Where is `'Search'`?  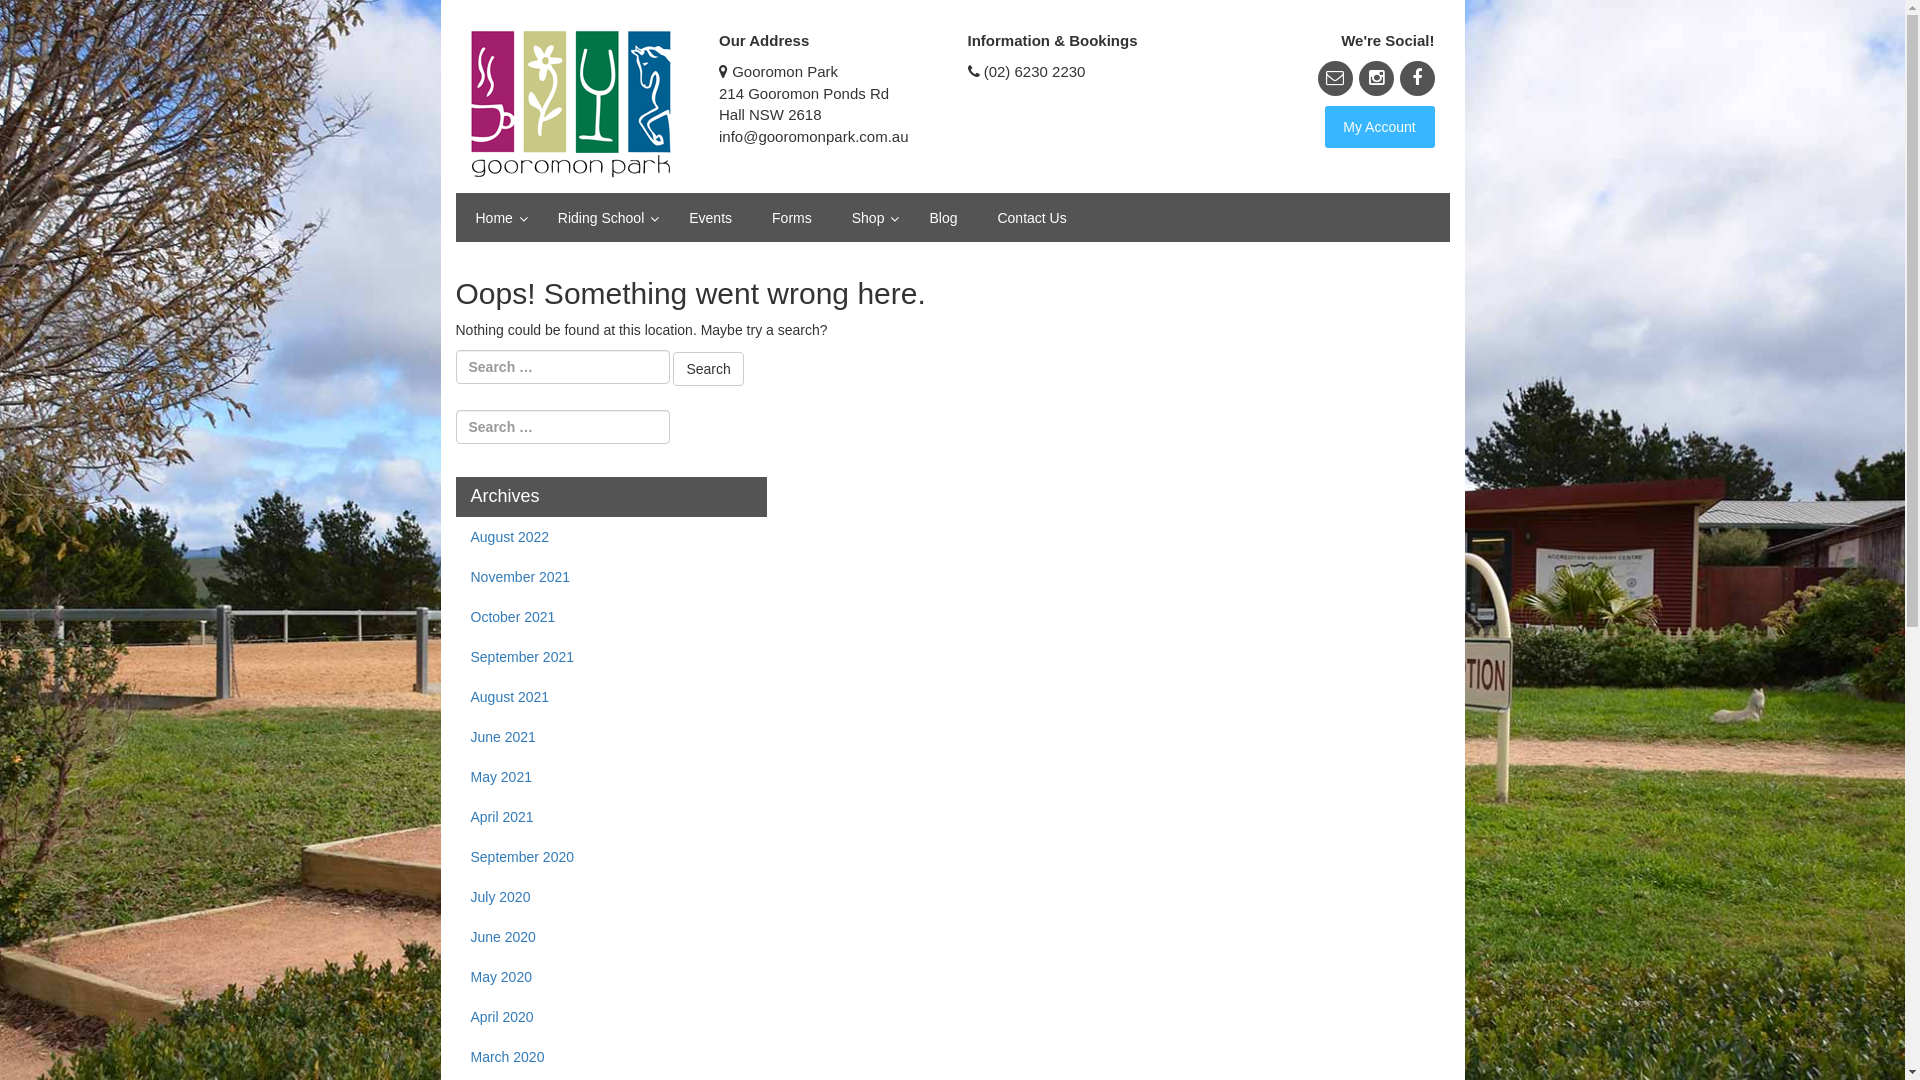 'Search' is located at coordinates (0, 16).